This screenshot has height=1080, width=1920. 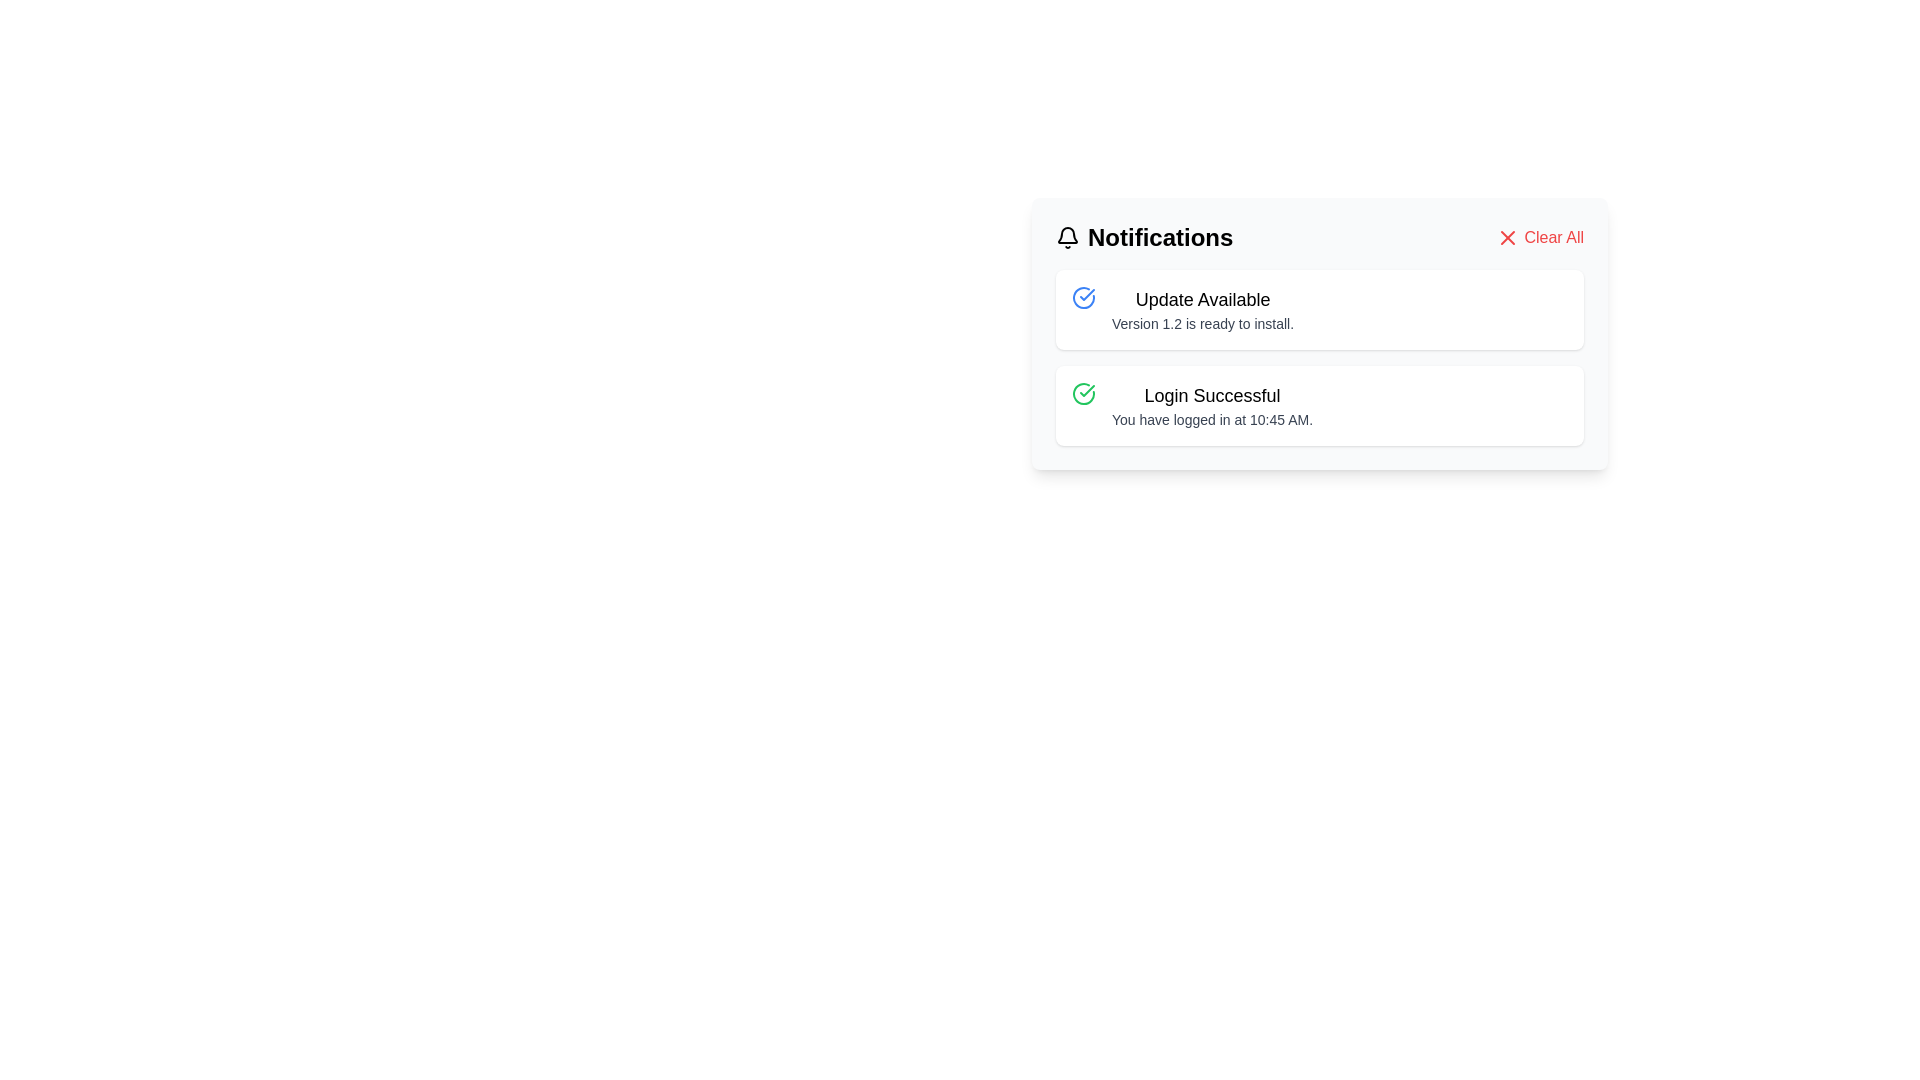 What do you see at coordinates (1144, 237) in the screenshot?
I see `the heading element that serves as a title for the notifications section, located at the top of the interface, to the left of the 'Clear All' option` at bounding box center [1144, 237].